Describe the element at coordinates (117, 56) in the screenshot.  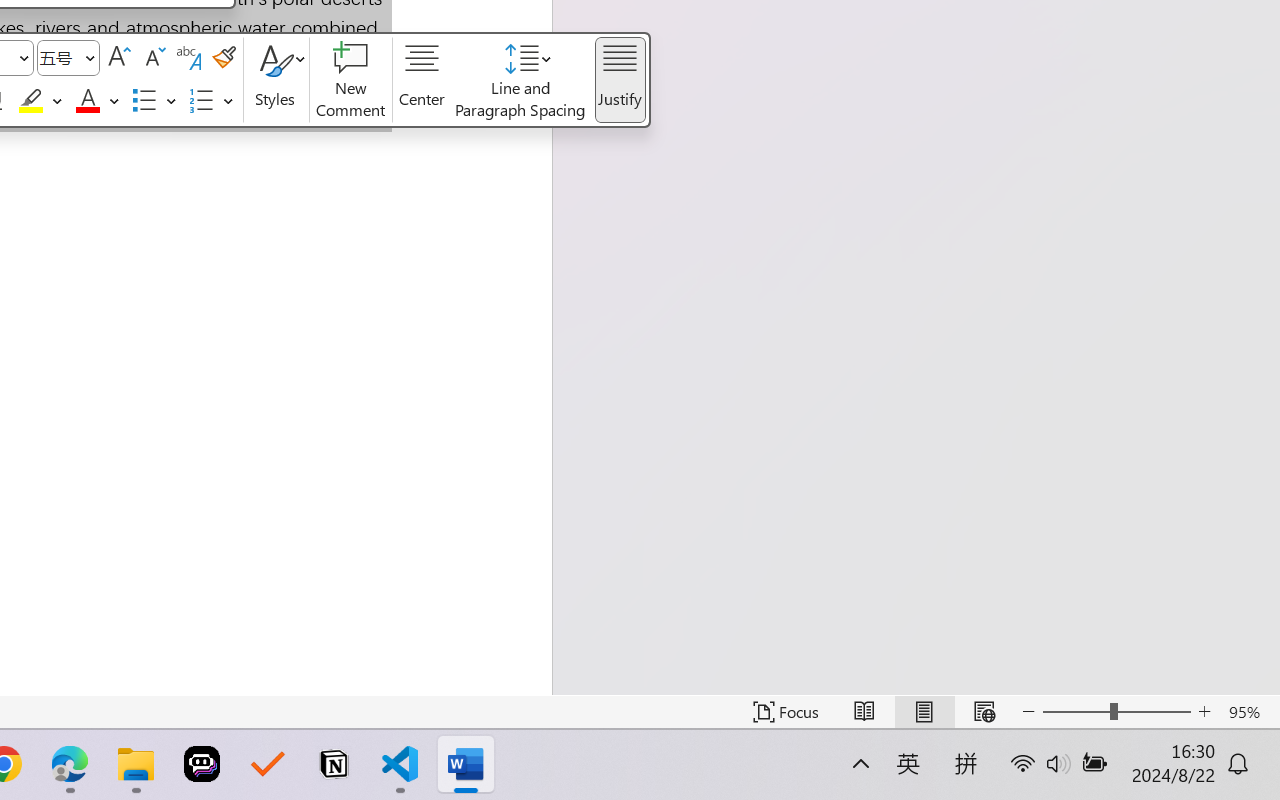
I see `'Grow Font'` at that location.